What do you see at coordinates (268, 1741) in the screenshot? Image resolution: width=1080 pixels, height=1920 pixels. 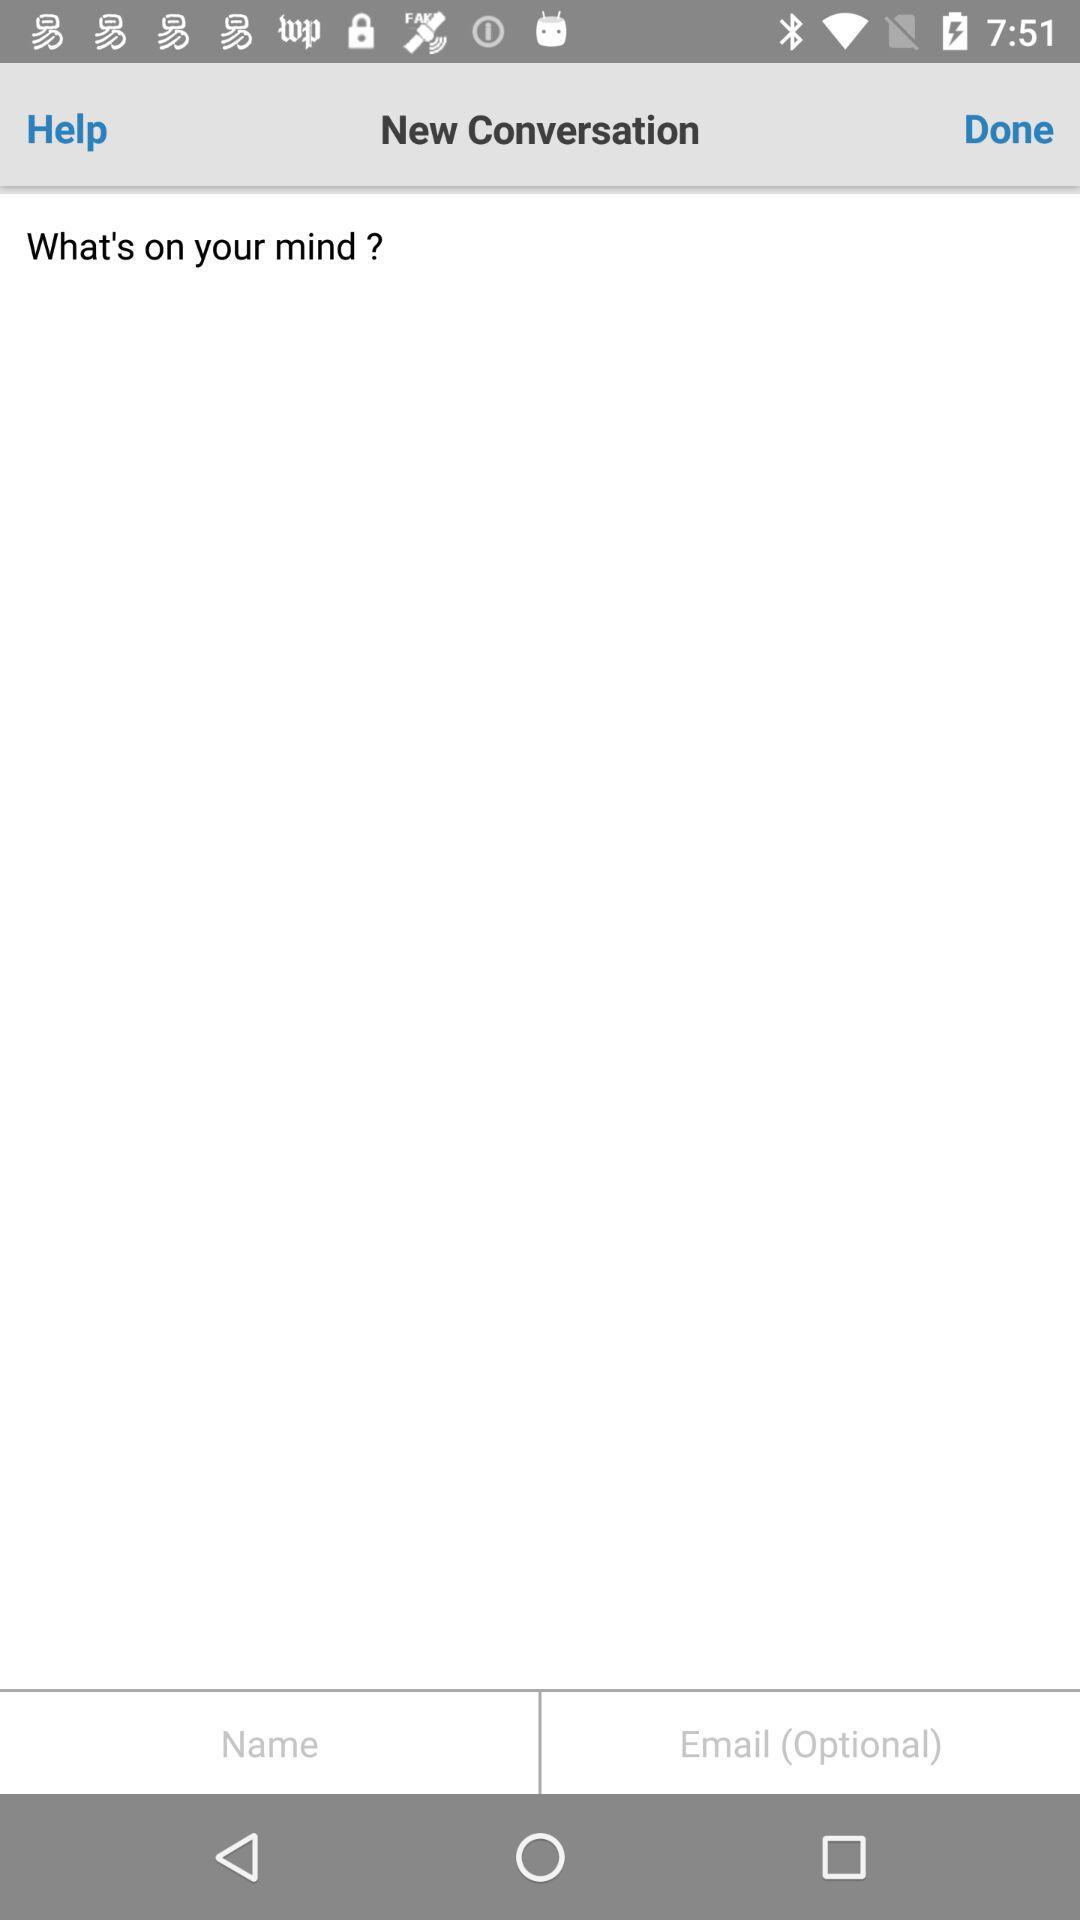 I see `autofill name` at bounding box center [268, 1741].